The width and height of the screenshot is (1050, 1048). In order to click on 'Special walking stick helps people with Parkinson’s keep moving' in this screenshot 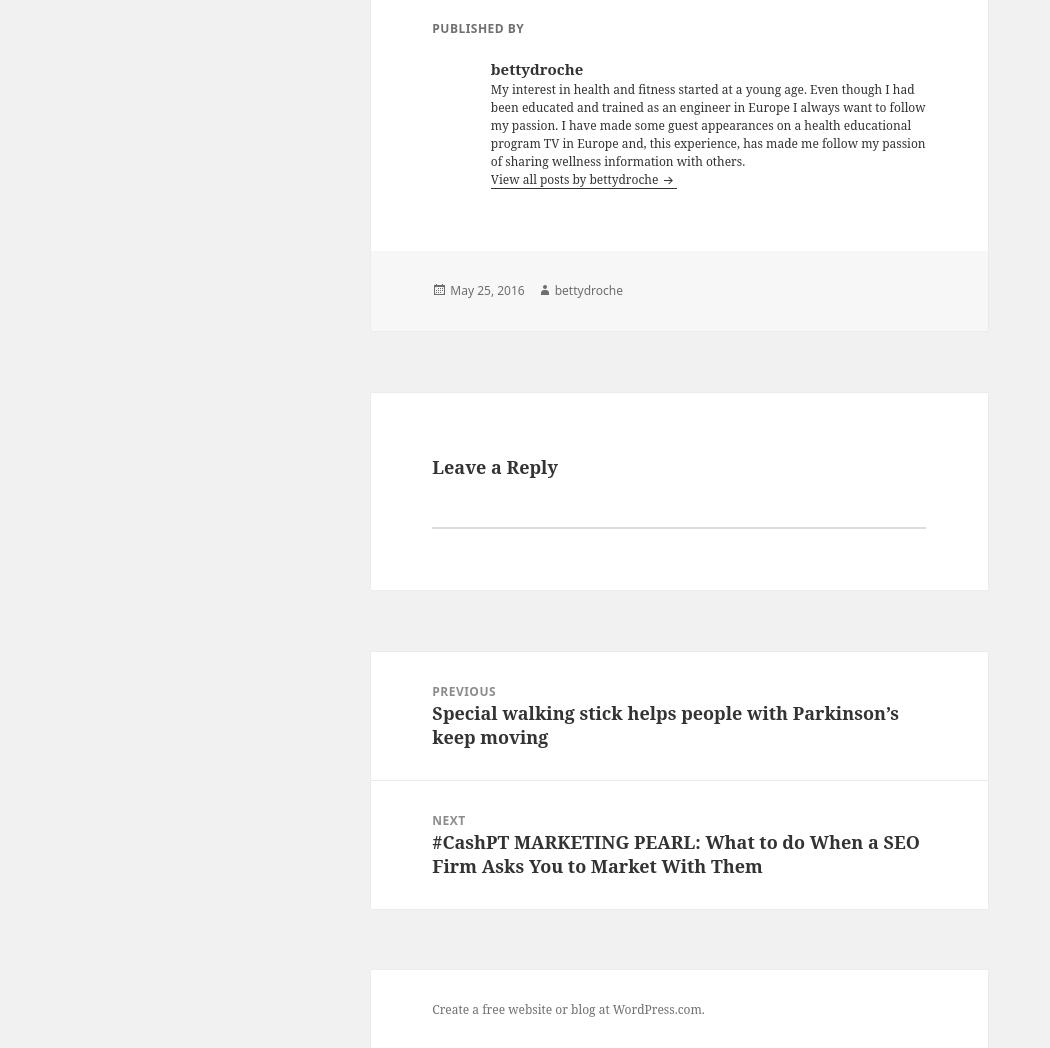, I will do `click(663, 722)`.